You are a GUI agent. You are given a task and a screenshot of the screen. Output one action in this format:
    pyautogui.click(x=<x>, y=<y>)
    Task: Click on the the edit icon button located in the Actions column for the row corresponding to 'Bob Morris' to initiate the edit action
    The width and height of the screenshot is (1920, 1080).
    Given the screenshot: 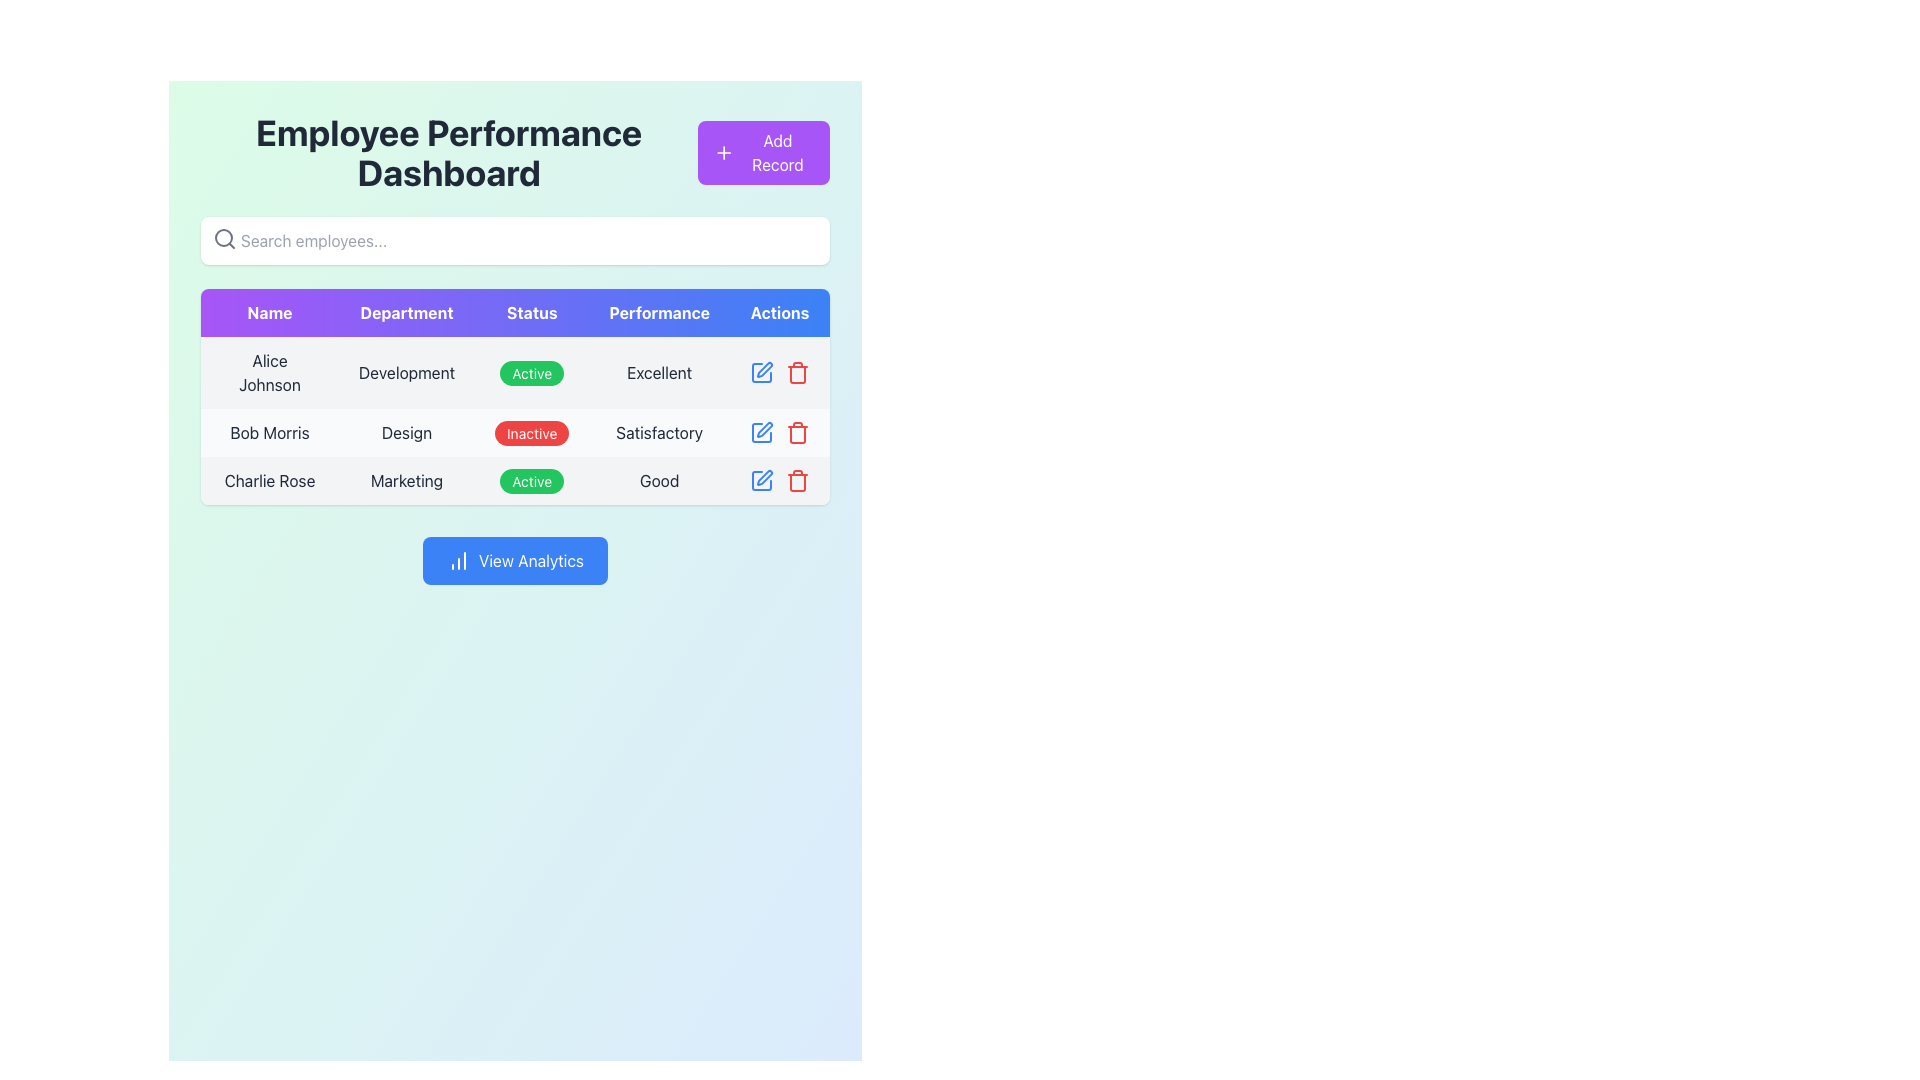 What is the action you would take?
    pyautogui.click(x=762, y=370)
    